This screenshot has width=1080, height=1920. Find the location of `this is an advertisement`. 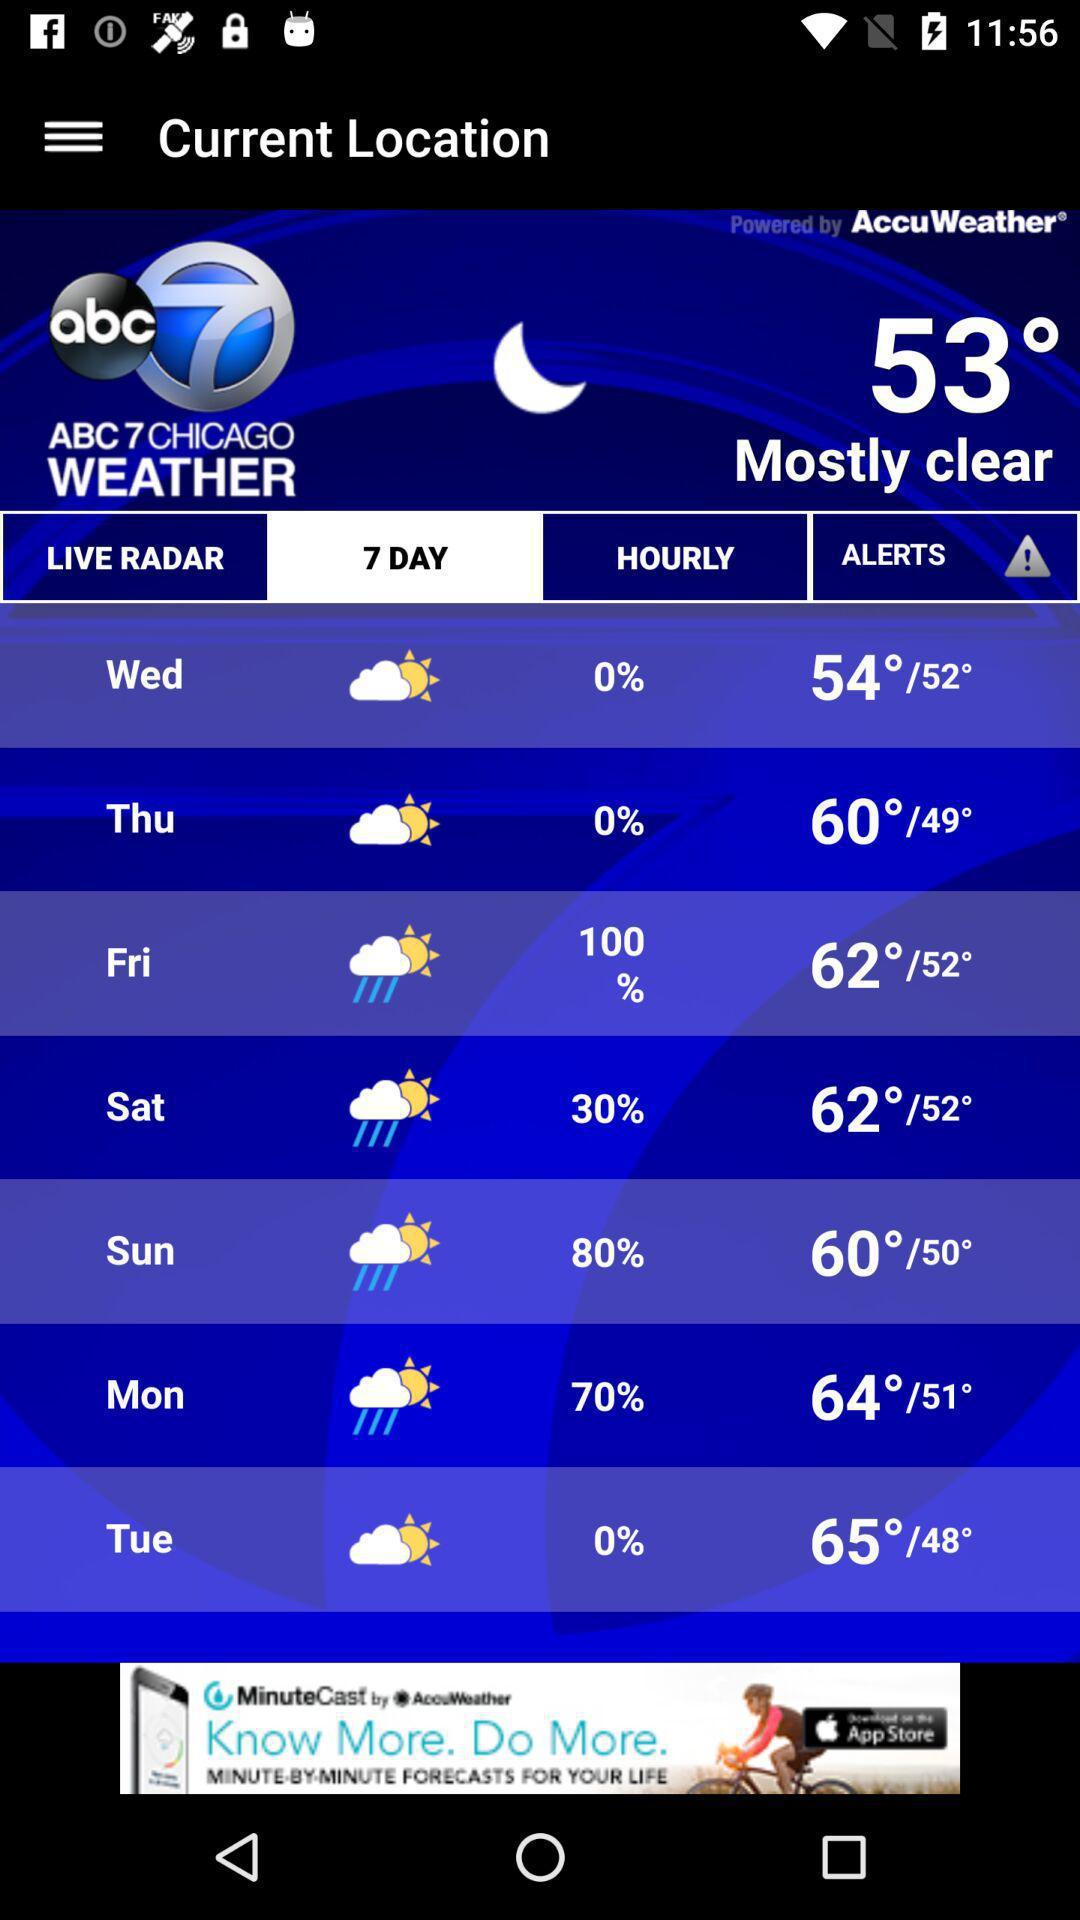

this is an advertisement is located at coordinates (540, 1727).